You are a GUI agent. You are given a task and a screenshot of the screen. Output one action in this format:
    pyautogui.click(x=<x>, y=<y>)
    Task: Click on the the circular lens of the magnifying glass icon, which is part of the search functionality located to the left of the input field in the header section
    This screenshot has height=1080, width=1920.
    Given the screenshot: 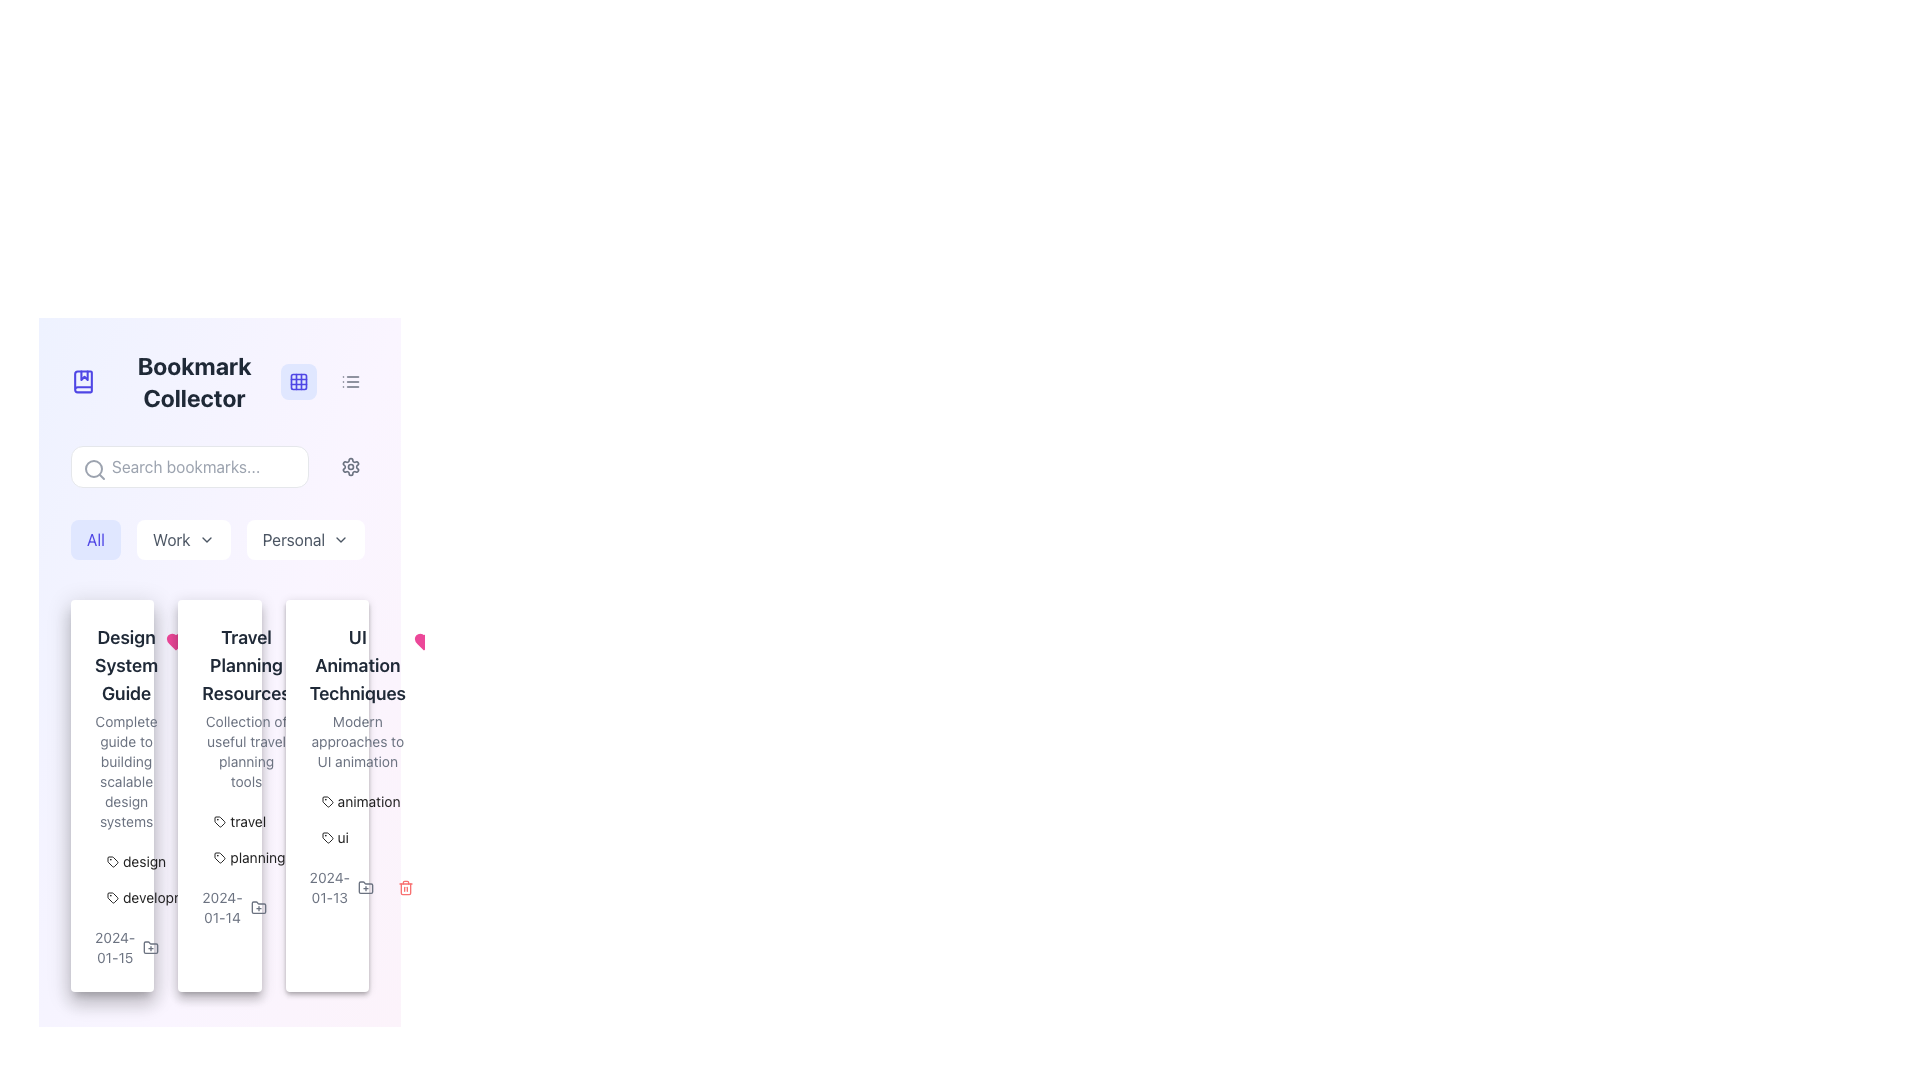 What is the action you would take?
    pyautogui.click(x=93, y=469)
    